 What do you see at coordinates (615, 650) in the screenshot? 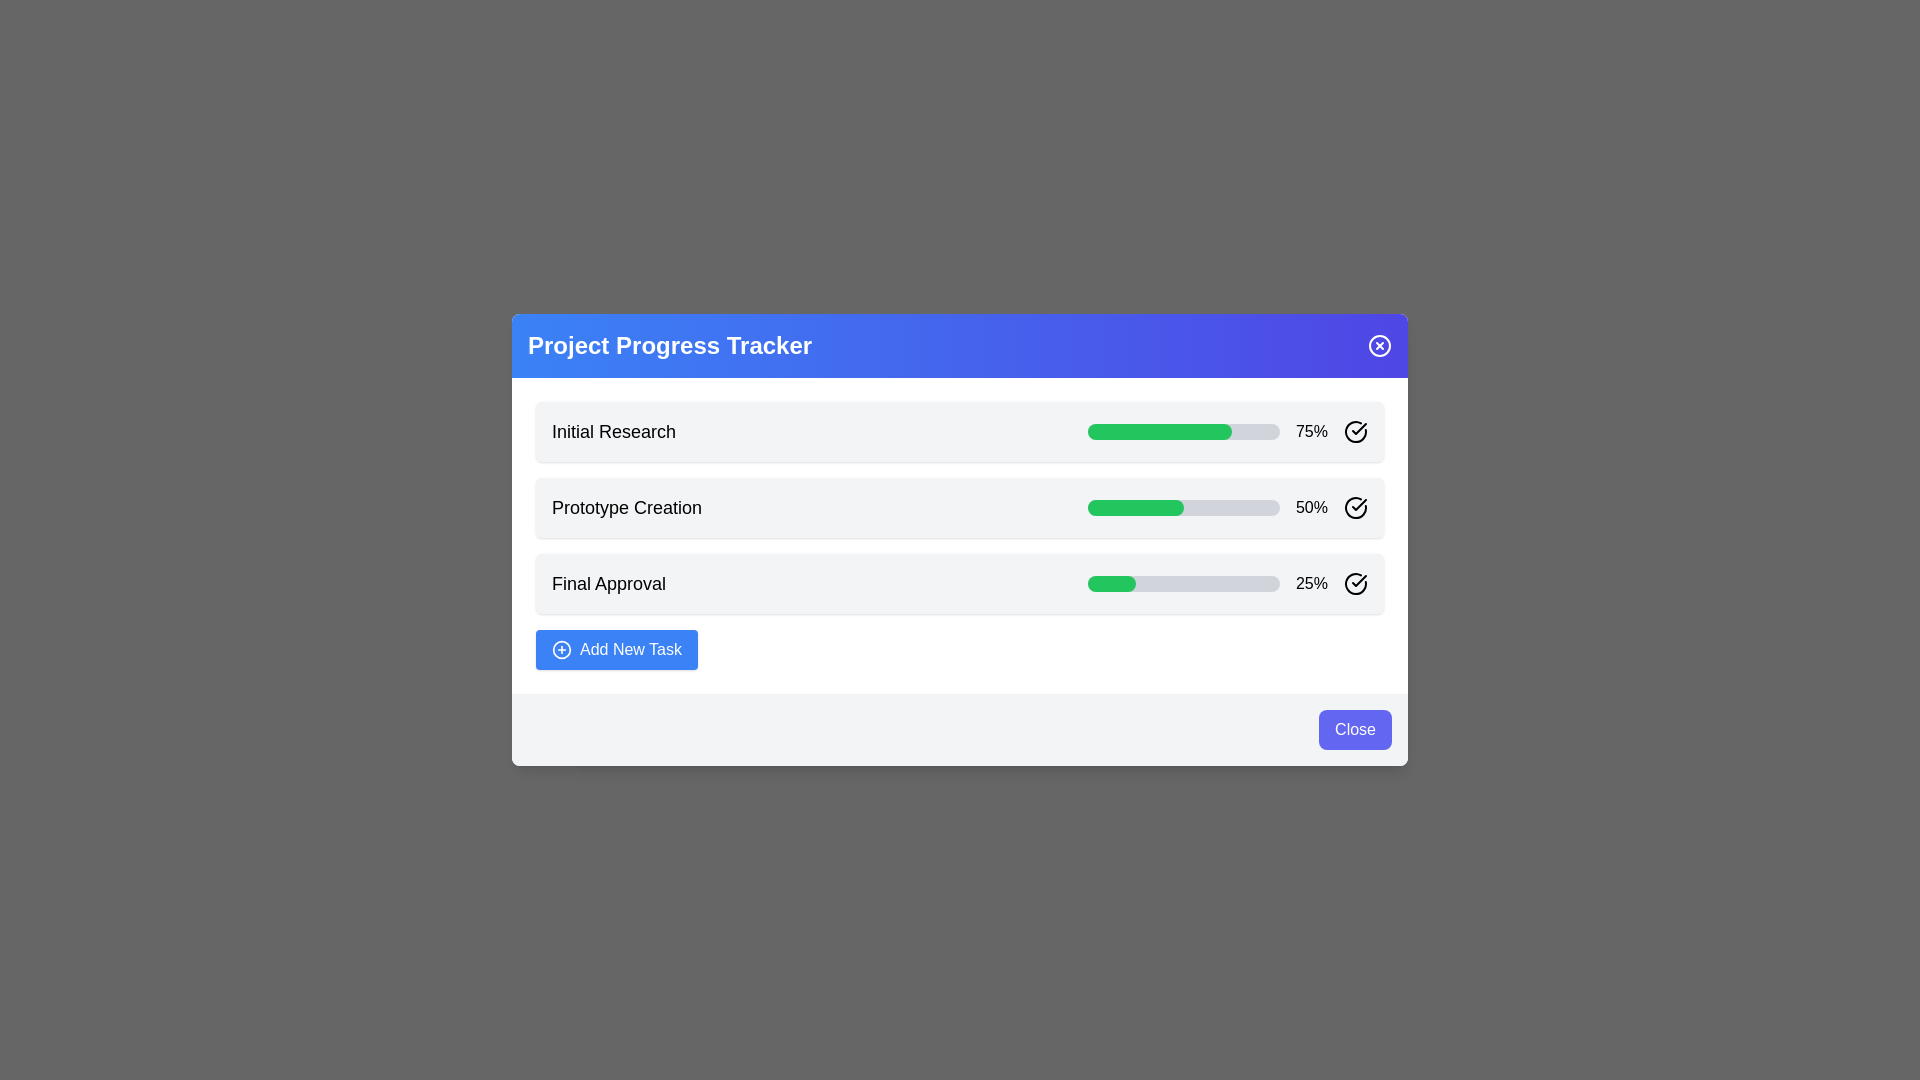
I see `the rectangular button labeled 'Add New Task' with a blue background and a plus sign icon` at bounding box center [615, 650].